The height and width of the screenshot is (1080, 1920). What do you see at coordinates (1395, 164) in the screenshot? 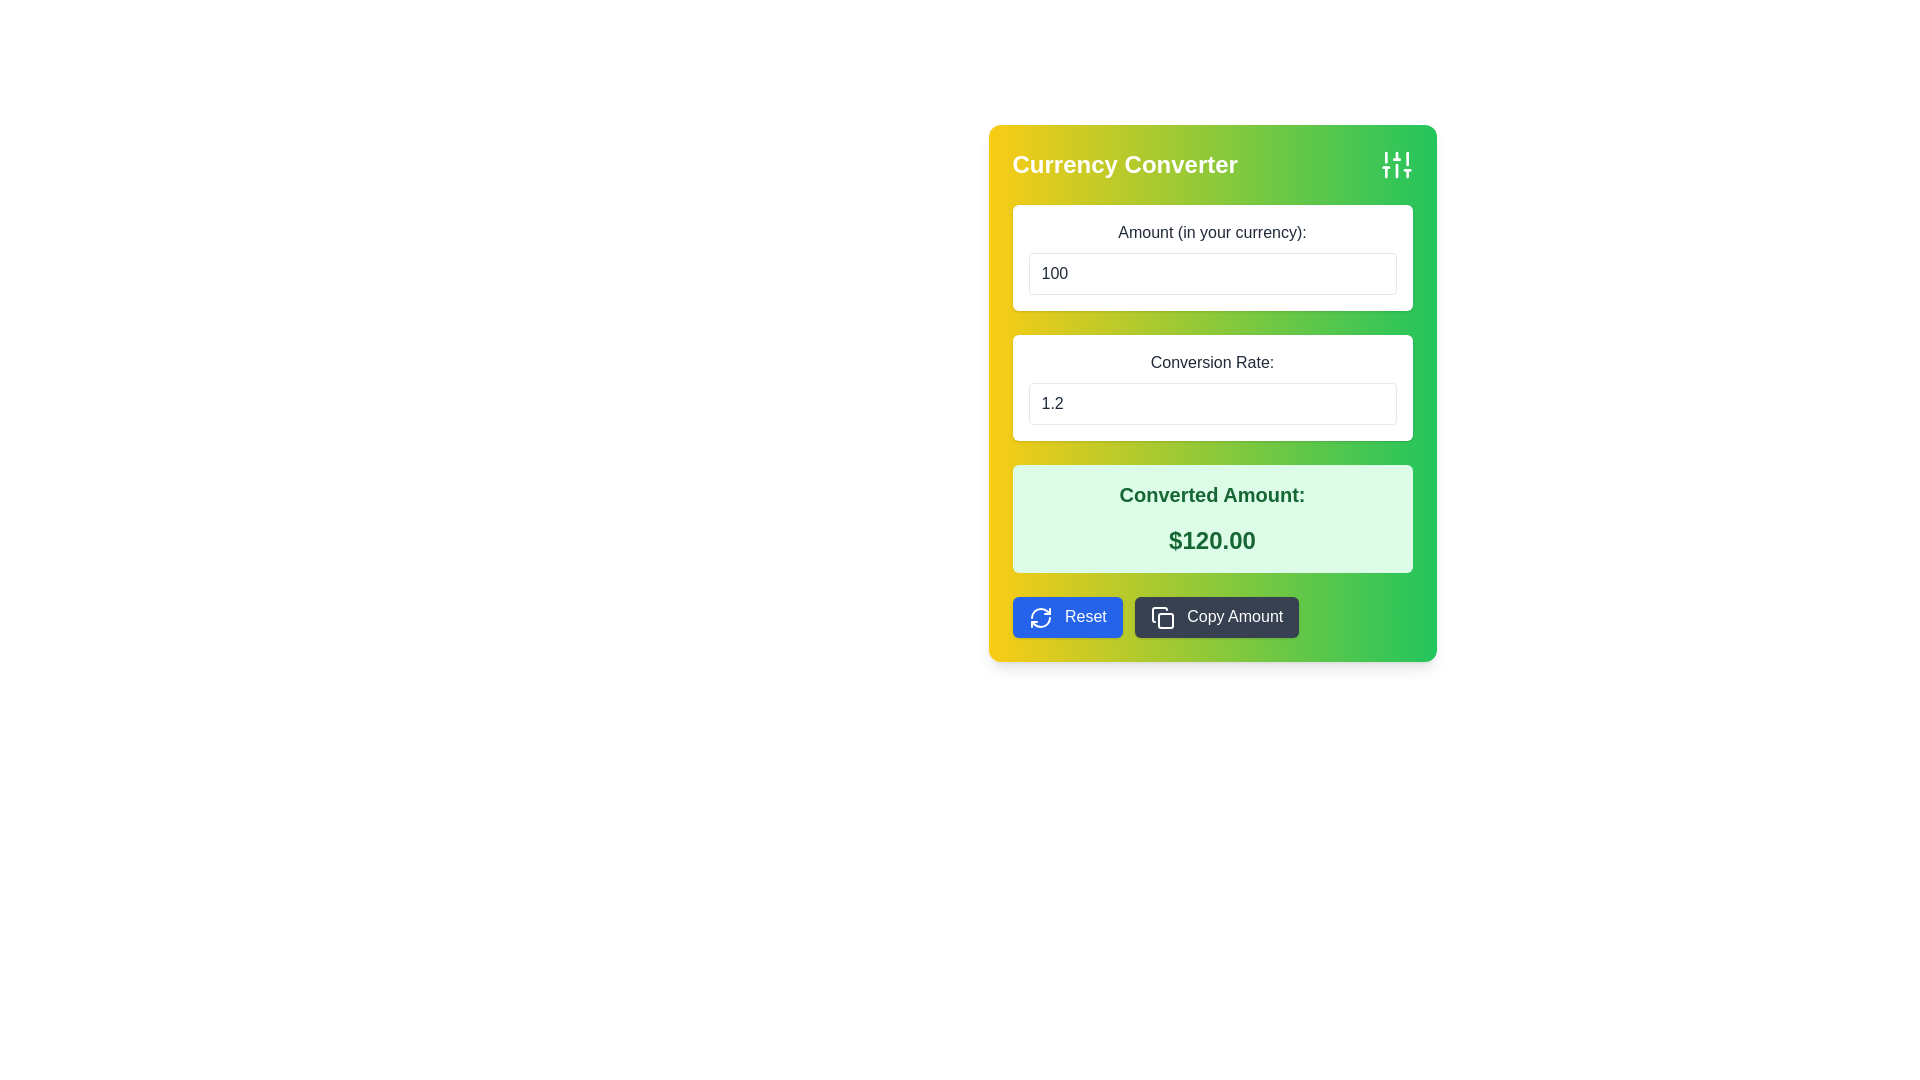
I see `the settings icon located at the top-right corner of the currency converter section` at bounding box center [1395, 164].